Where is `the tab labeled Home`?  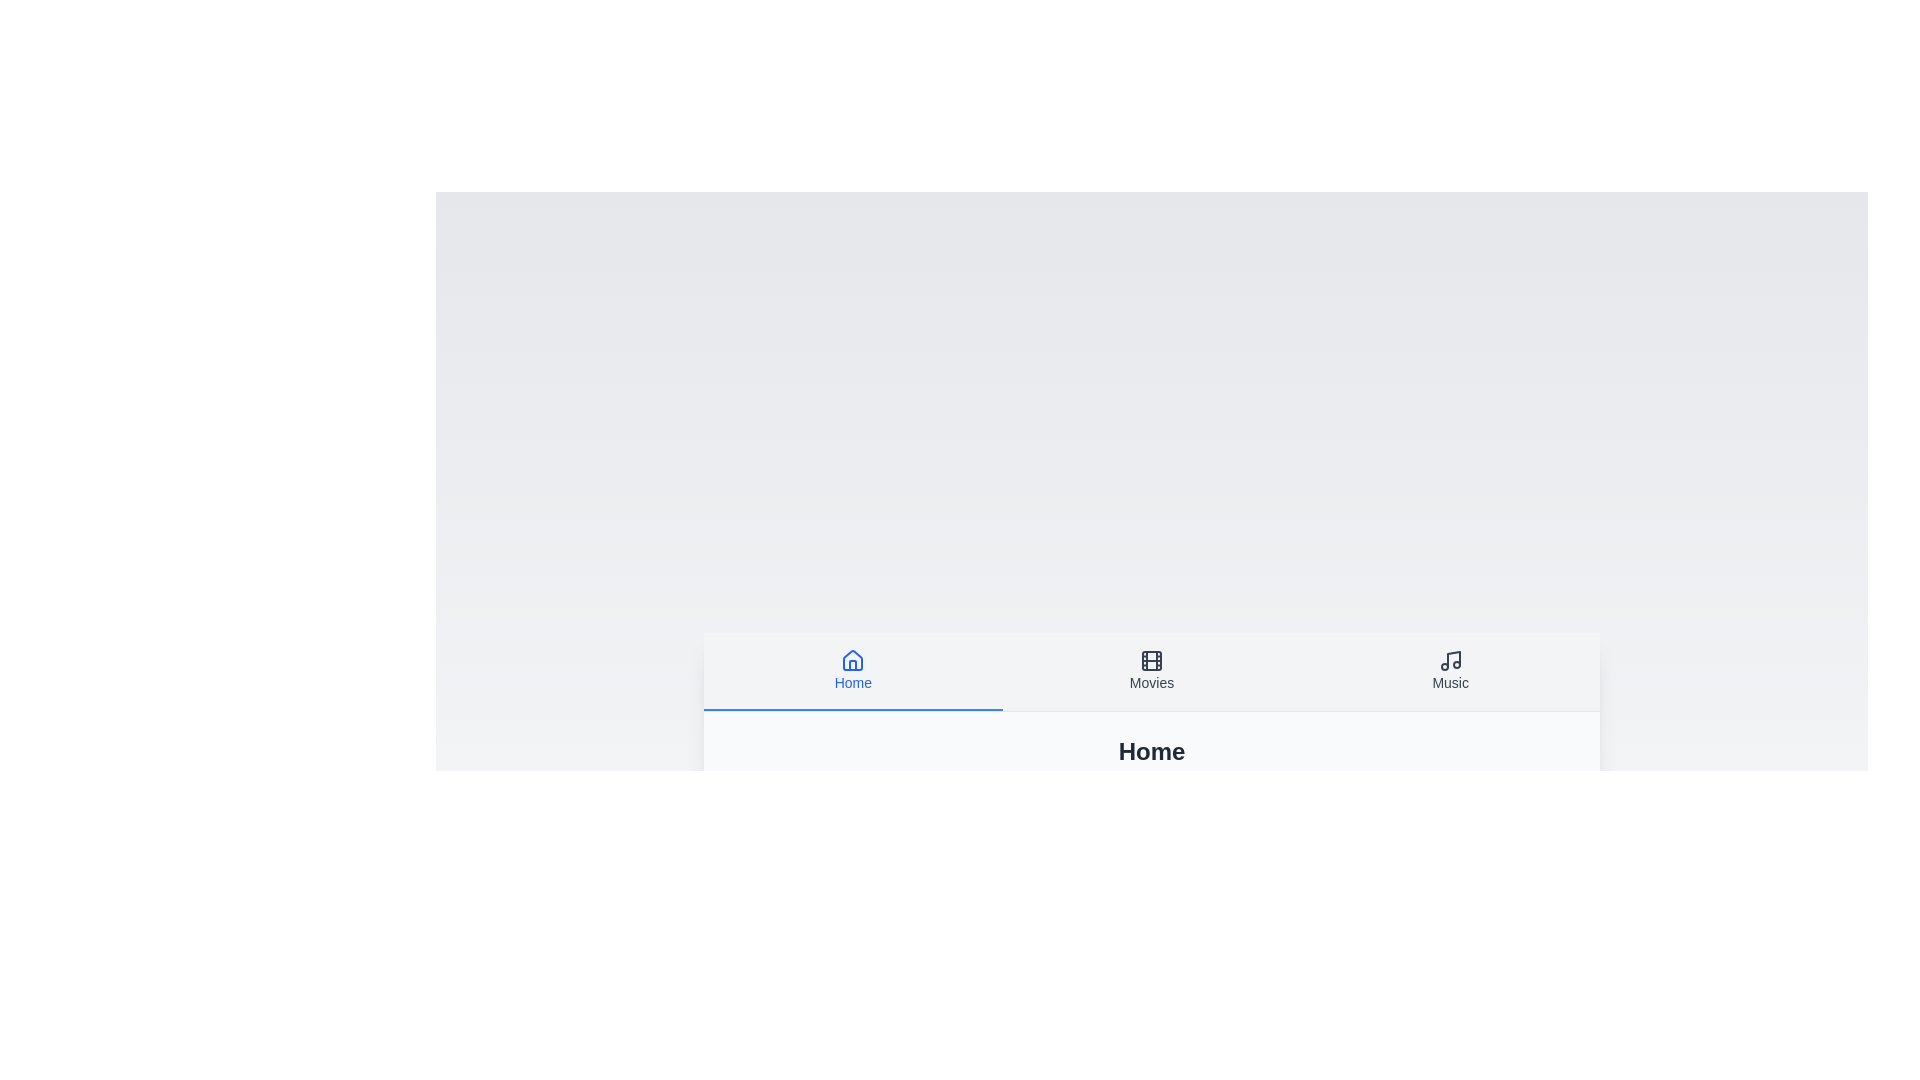 the tab labeled Home is located at coordinates (853, 671).